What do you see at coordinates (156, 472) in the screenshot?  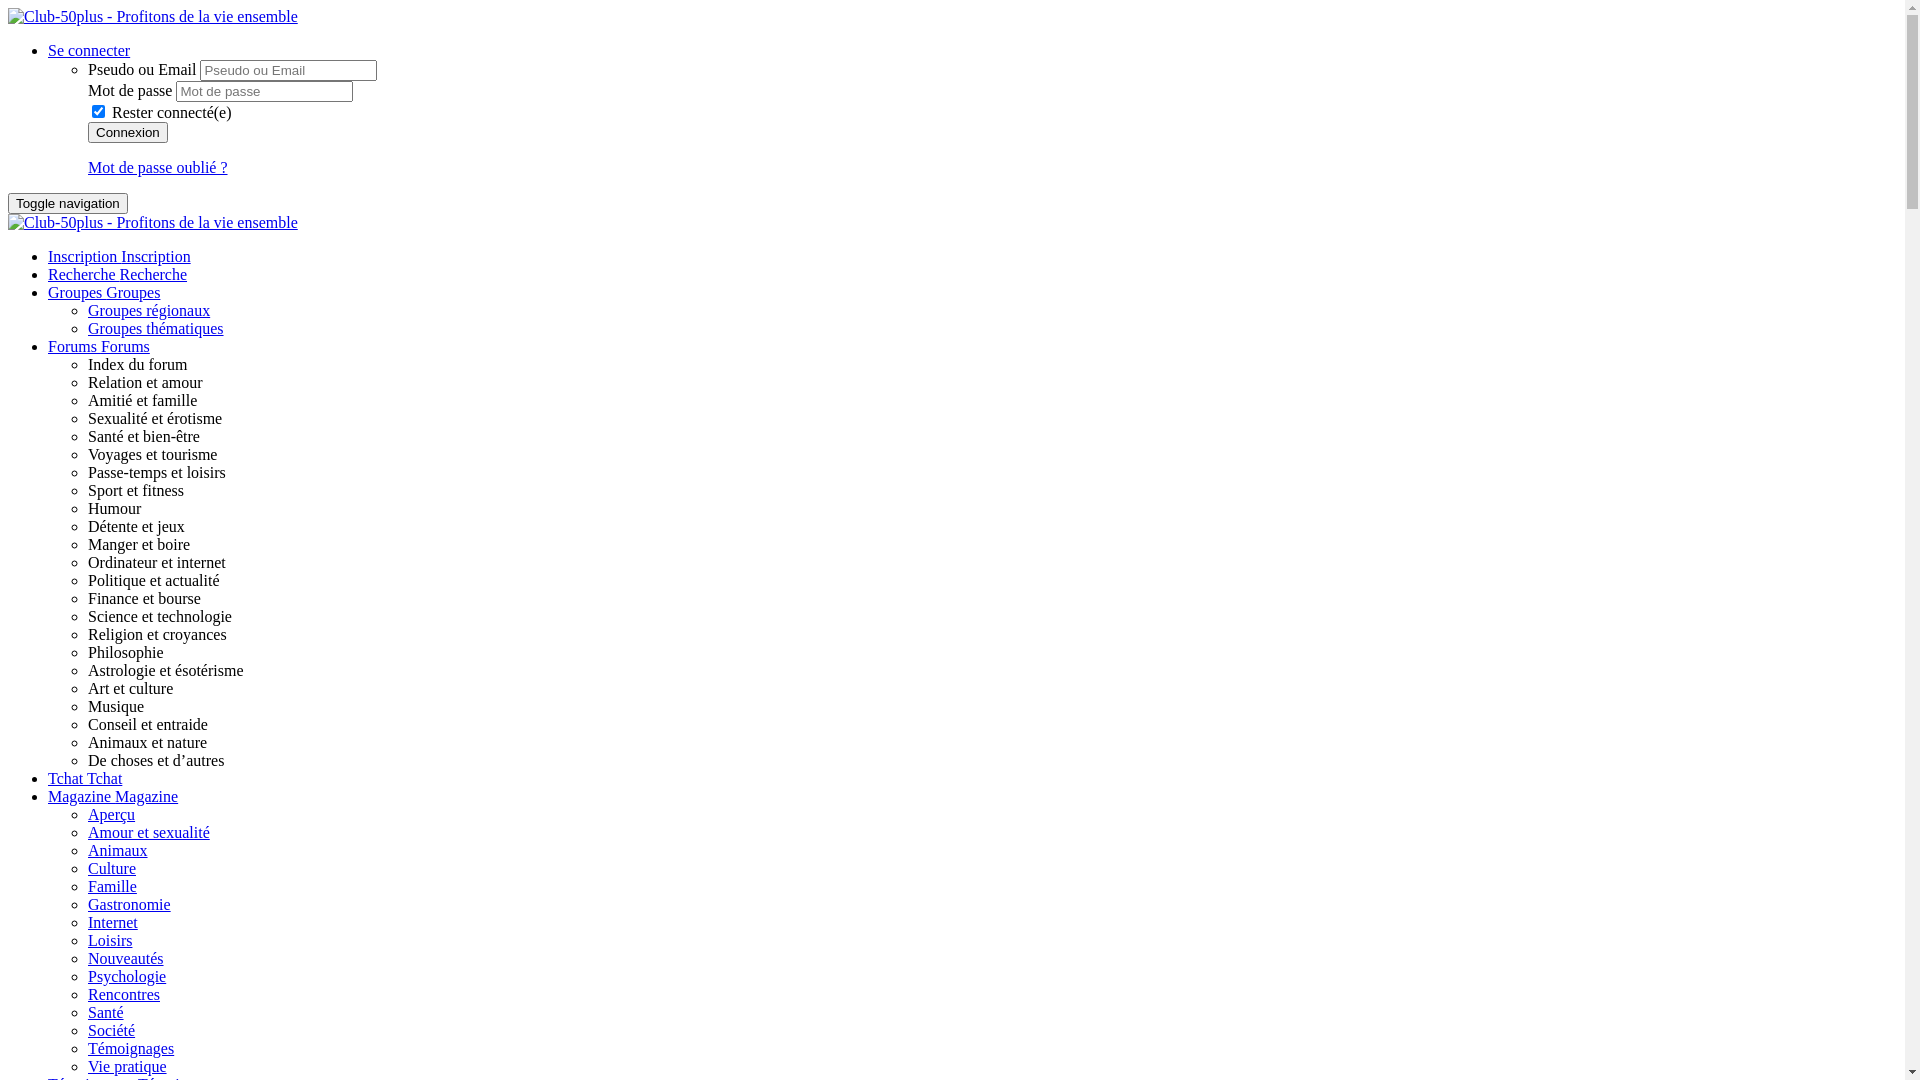 I see `'Passe-temps et loisirs'` at bounding box center [156, 472].